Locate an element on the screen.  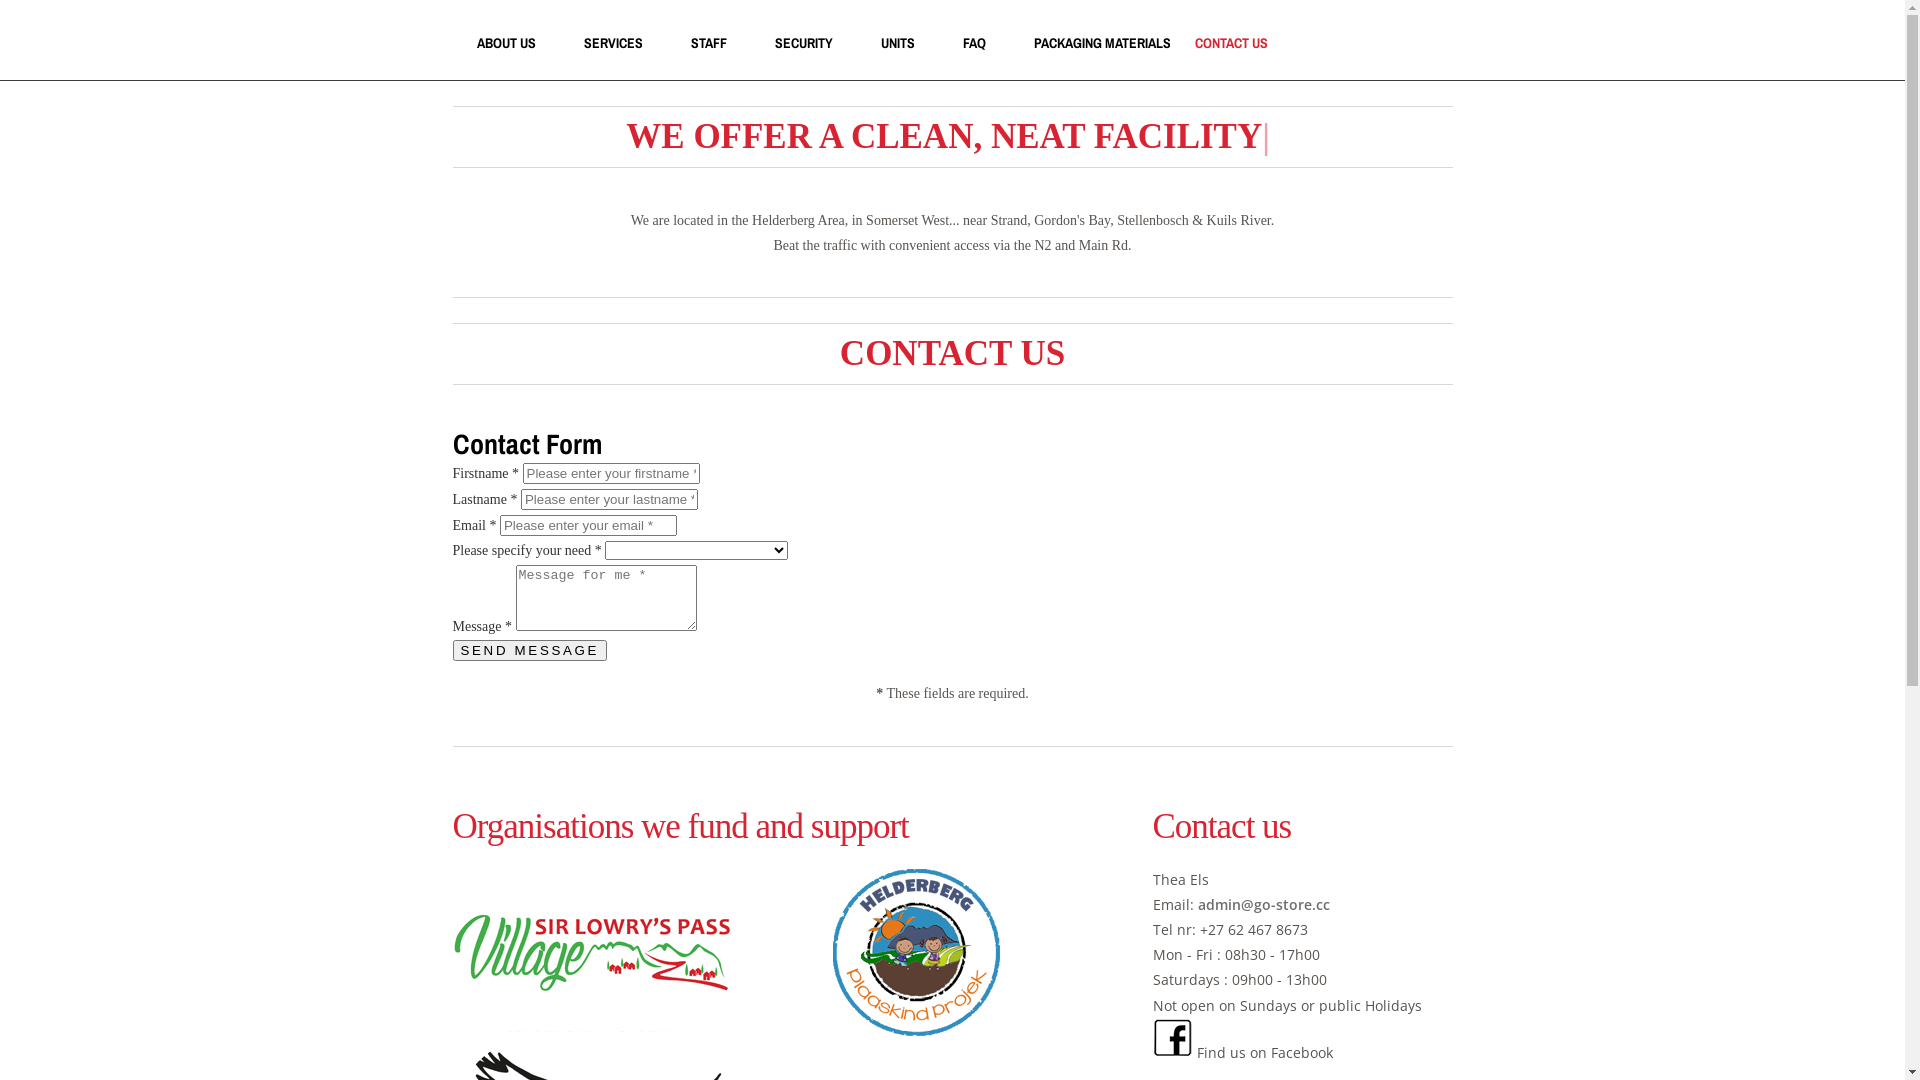
'FAQ' is located at coordinates (973, 42).